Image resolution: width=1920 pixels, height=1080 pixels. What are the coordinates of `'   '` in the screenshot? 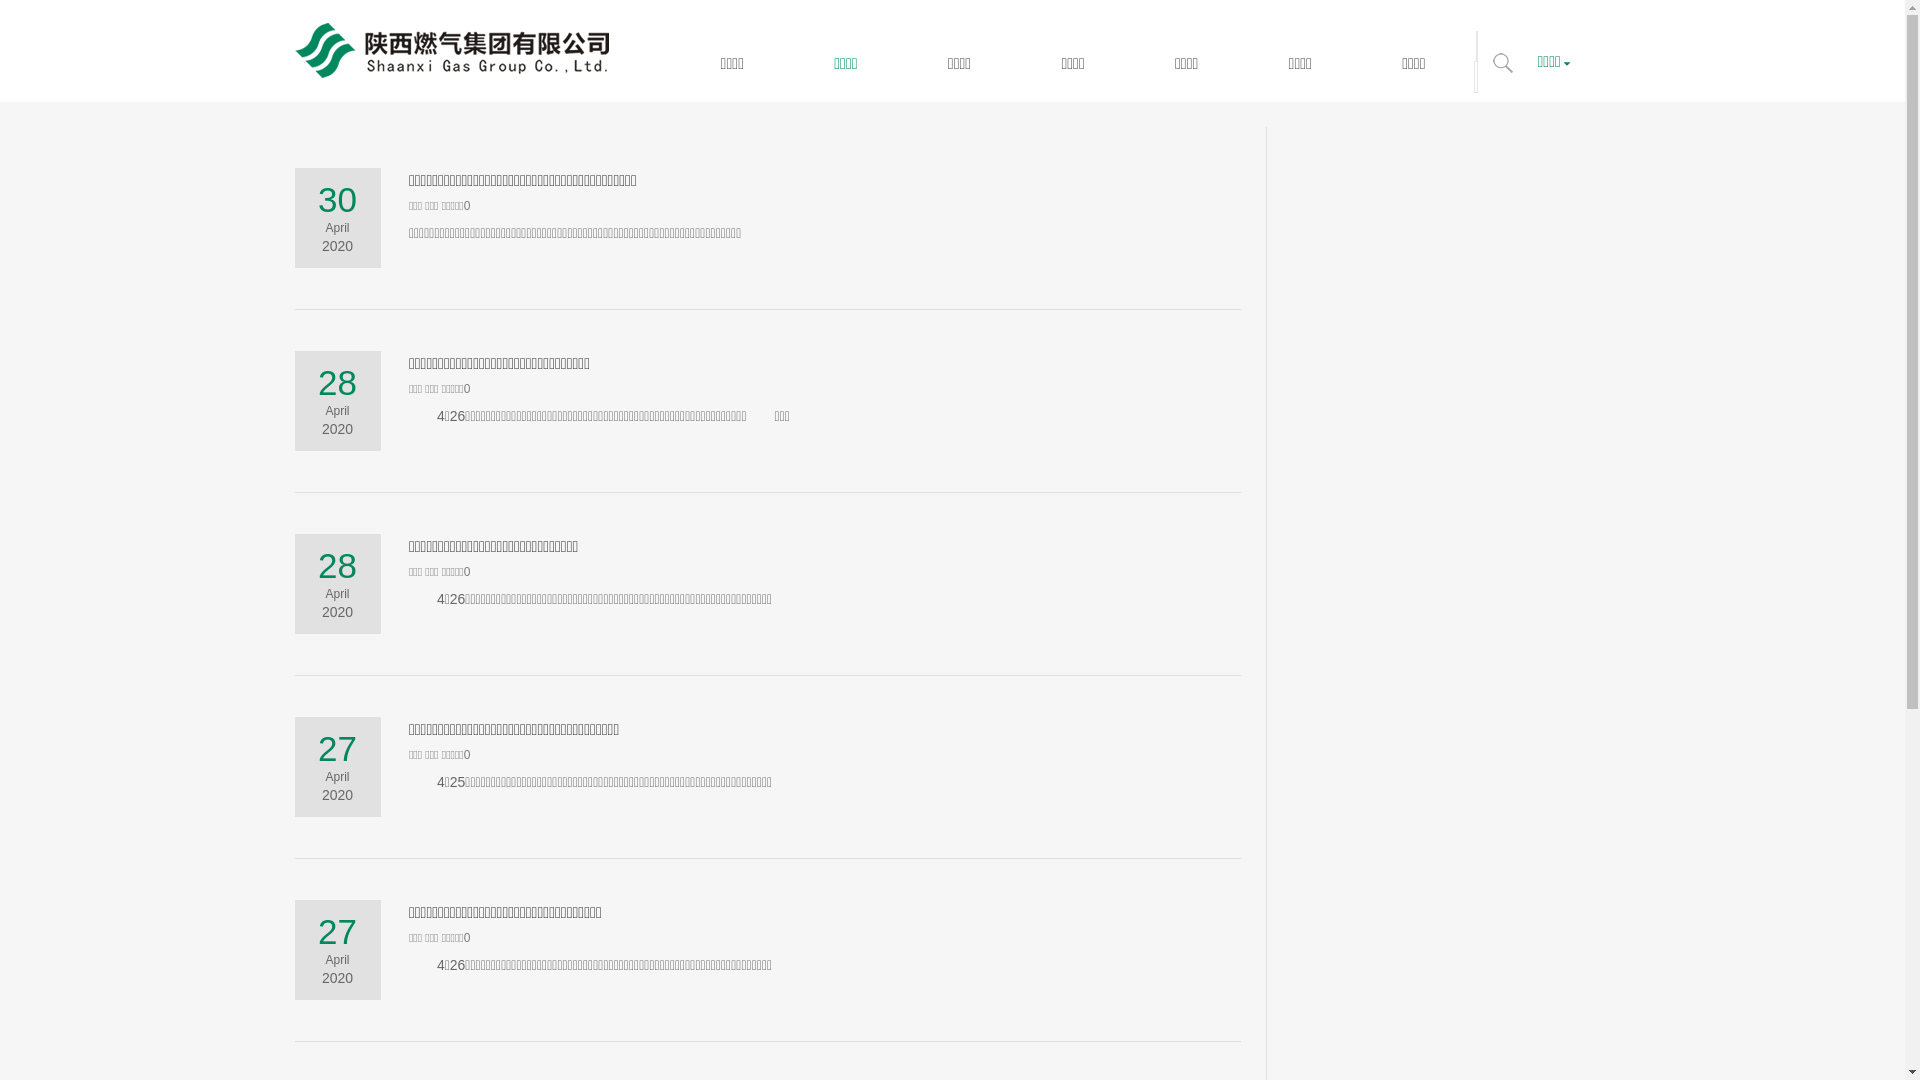 It's located at (1502, 61).